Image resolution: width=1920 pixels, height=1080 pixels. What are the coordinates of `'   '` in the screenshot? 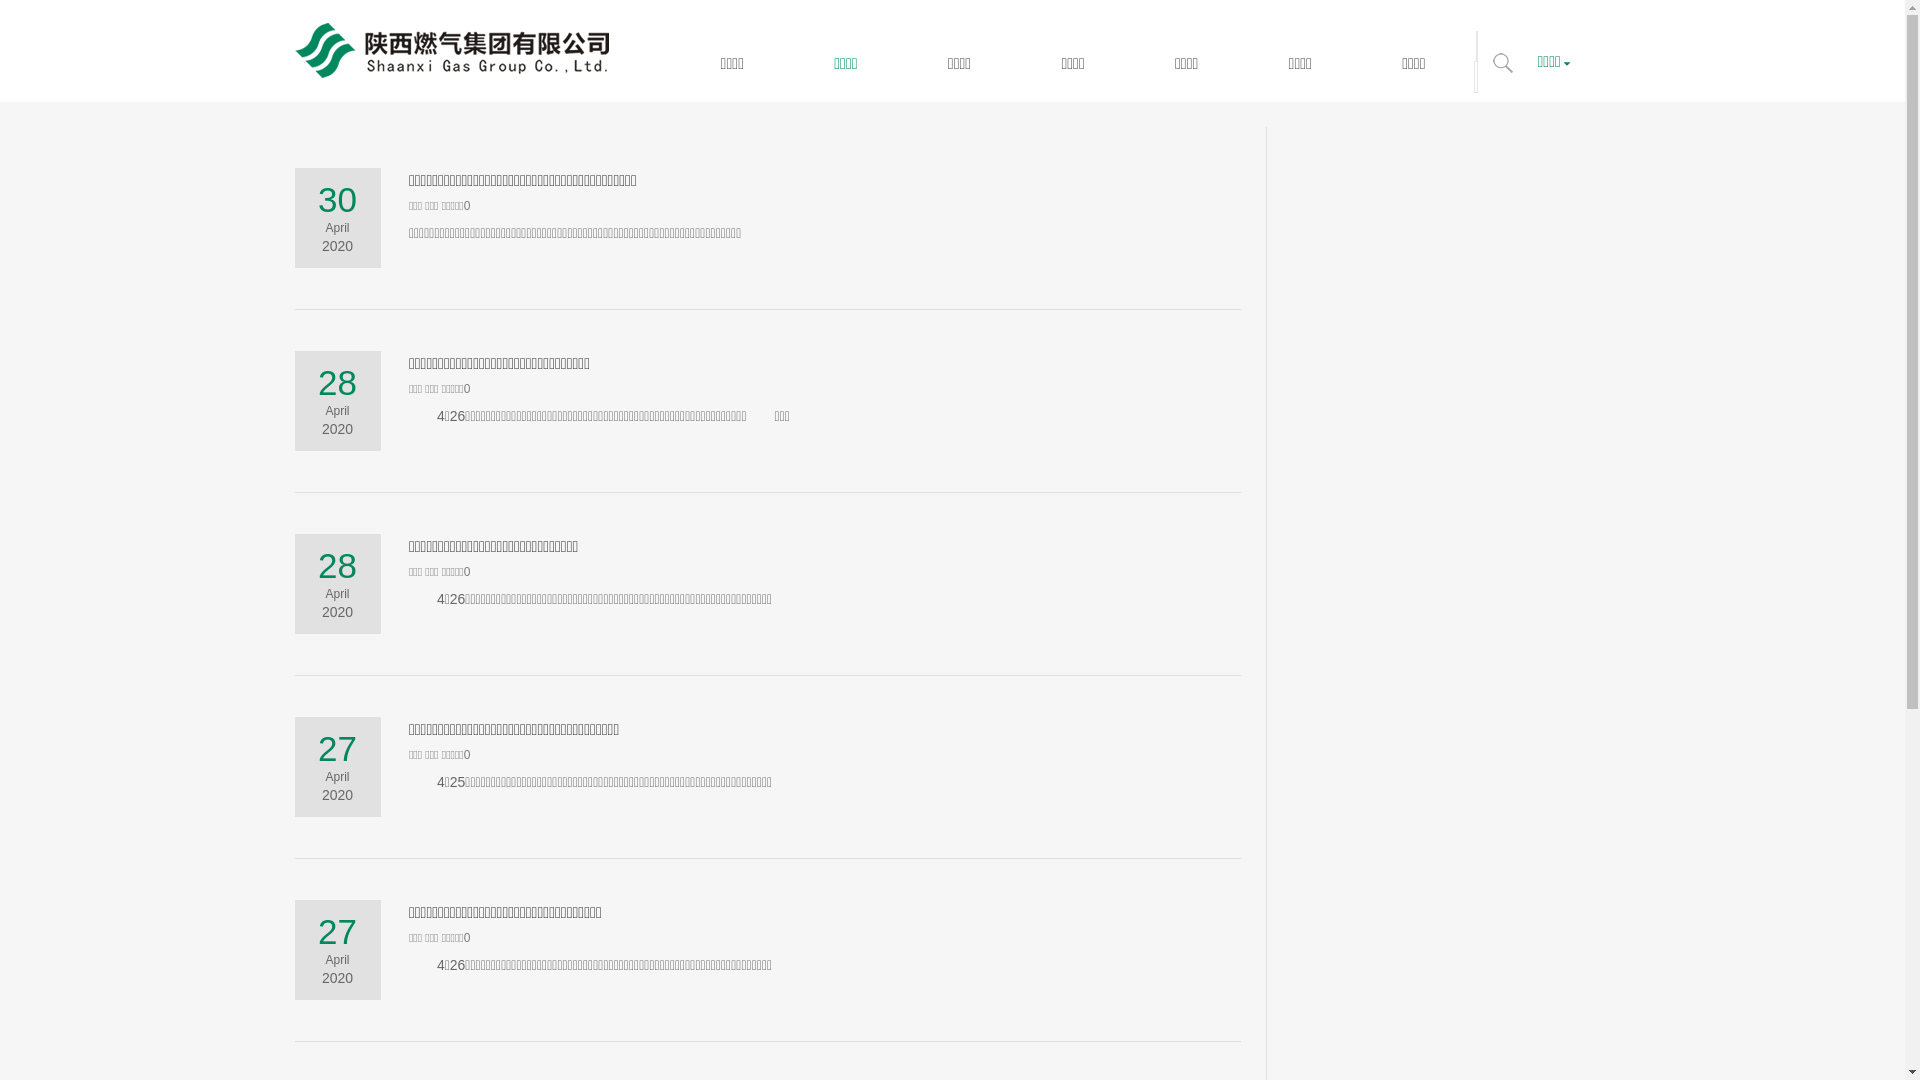 It's located at (1502, 61).